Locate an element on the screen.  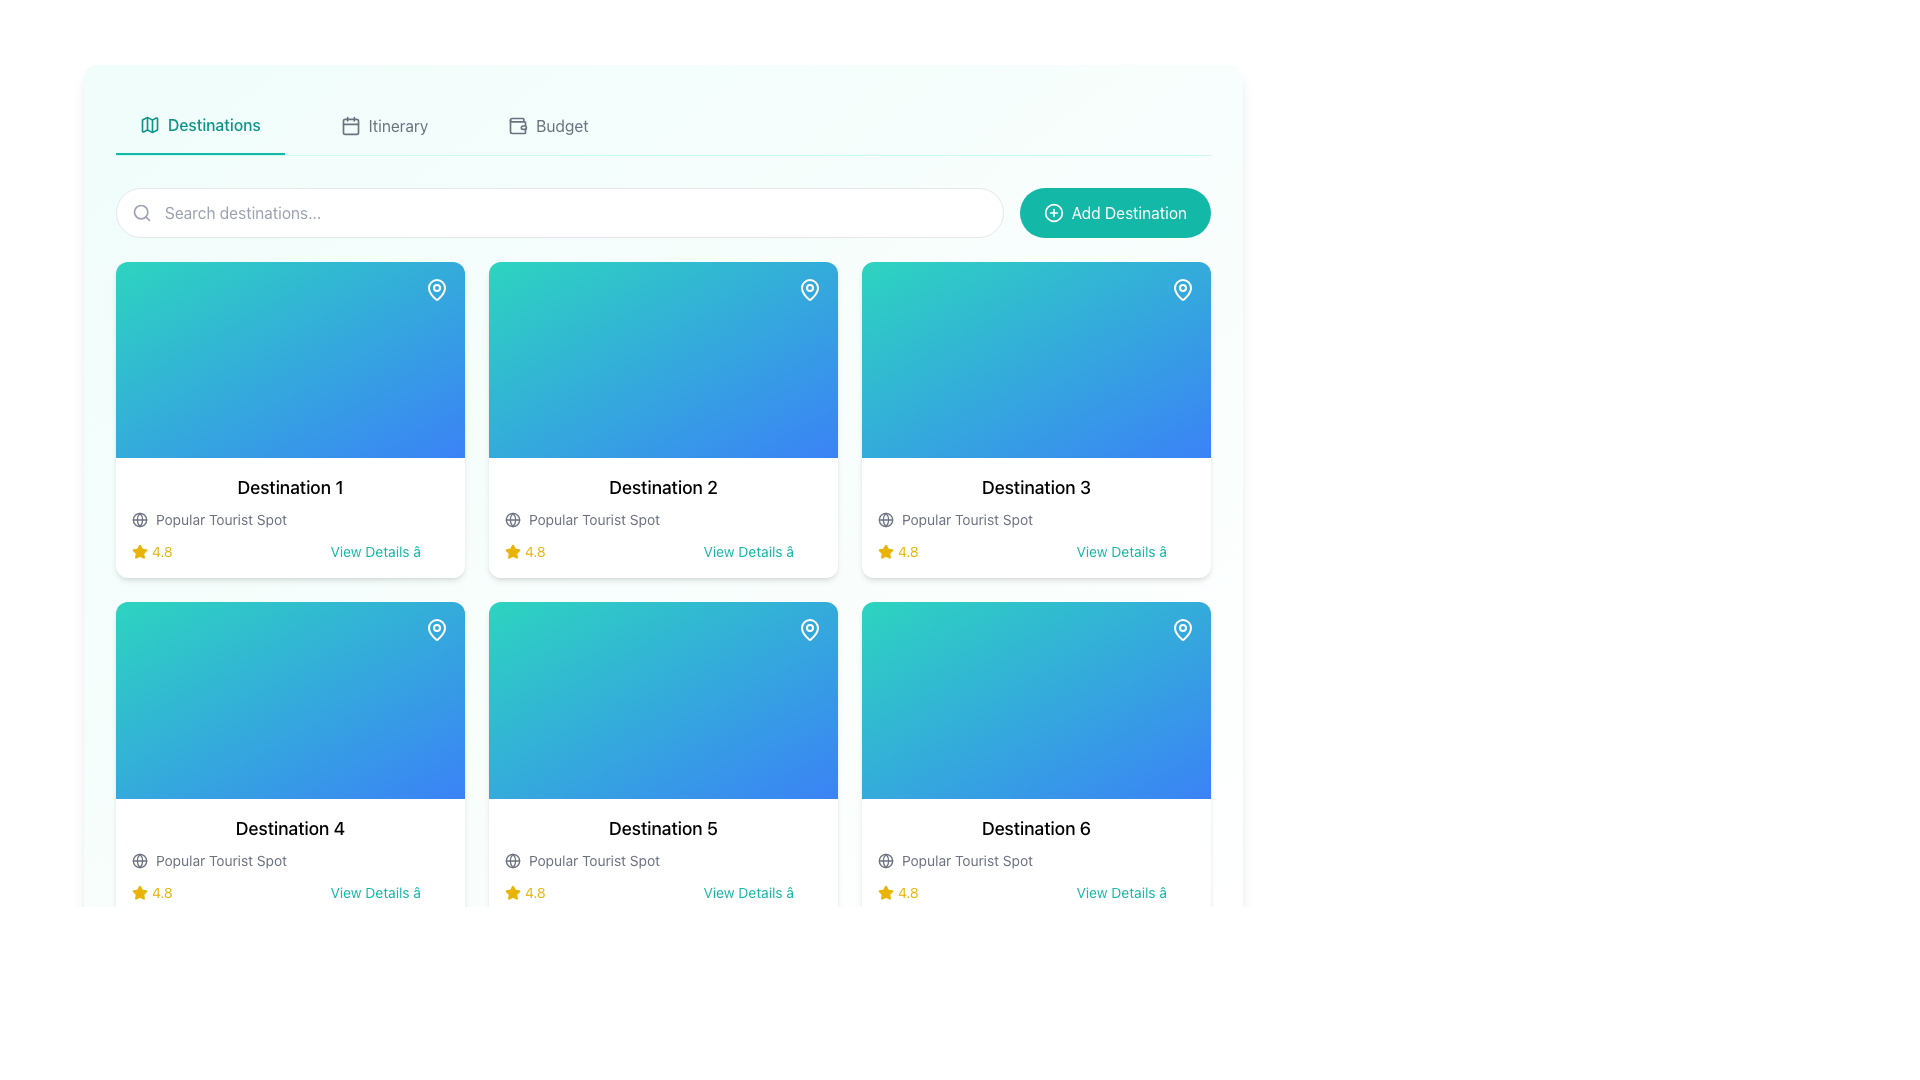
the large bold section header labeled 'Destination 3', which is positioned in the top row and third column of the card grid is located at coordinates (1036, 488).